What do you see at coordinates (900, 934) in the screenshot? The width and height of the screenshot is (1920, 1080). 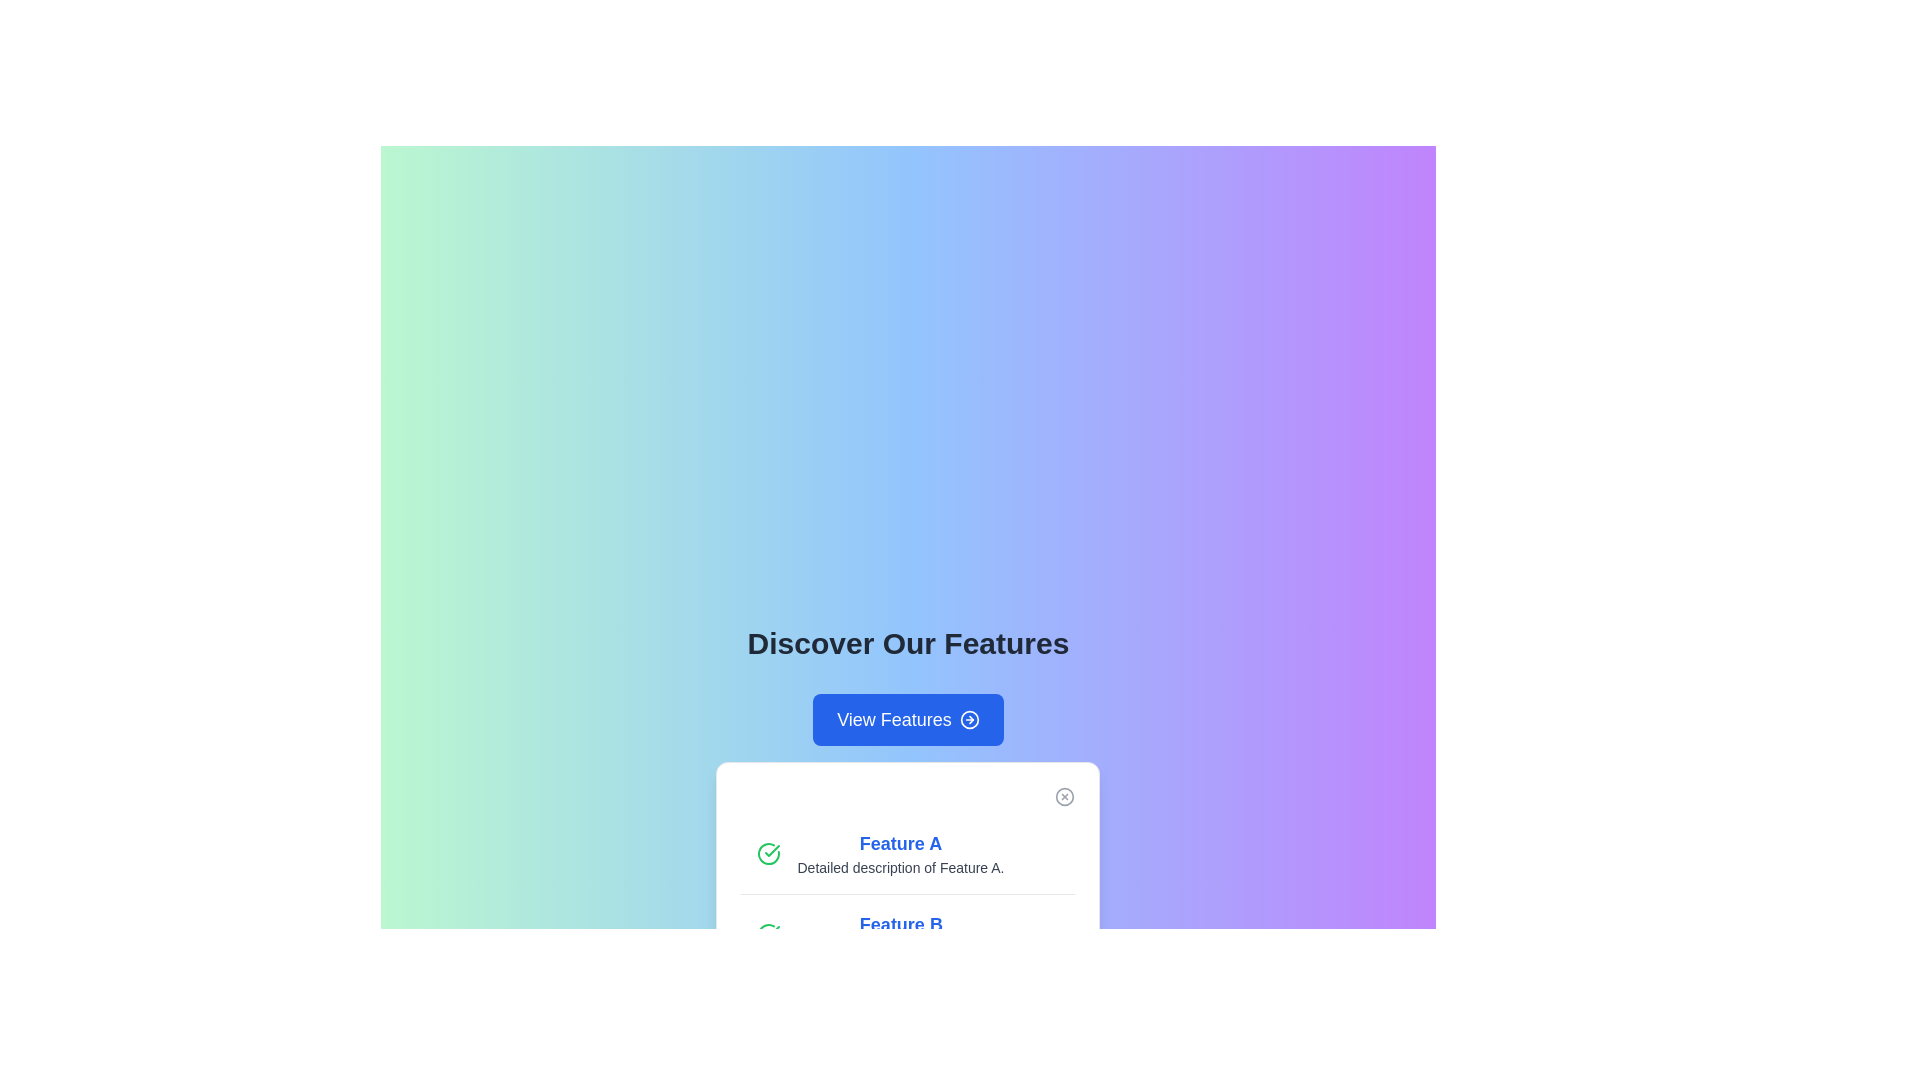 I see `the label that identifies a feature in the vertically stacked list, located below 'Feature A'` at bounding box center [900, 934].